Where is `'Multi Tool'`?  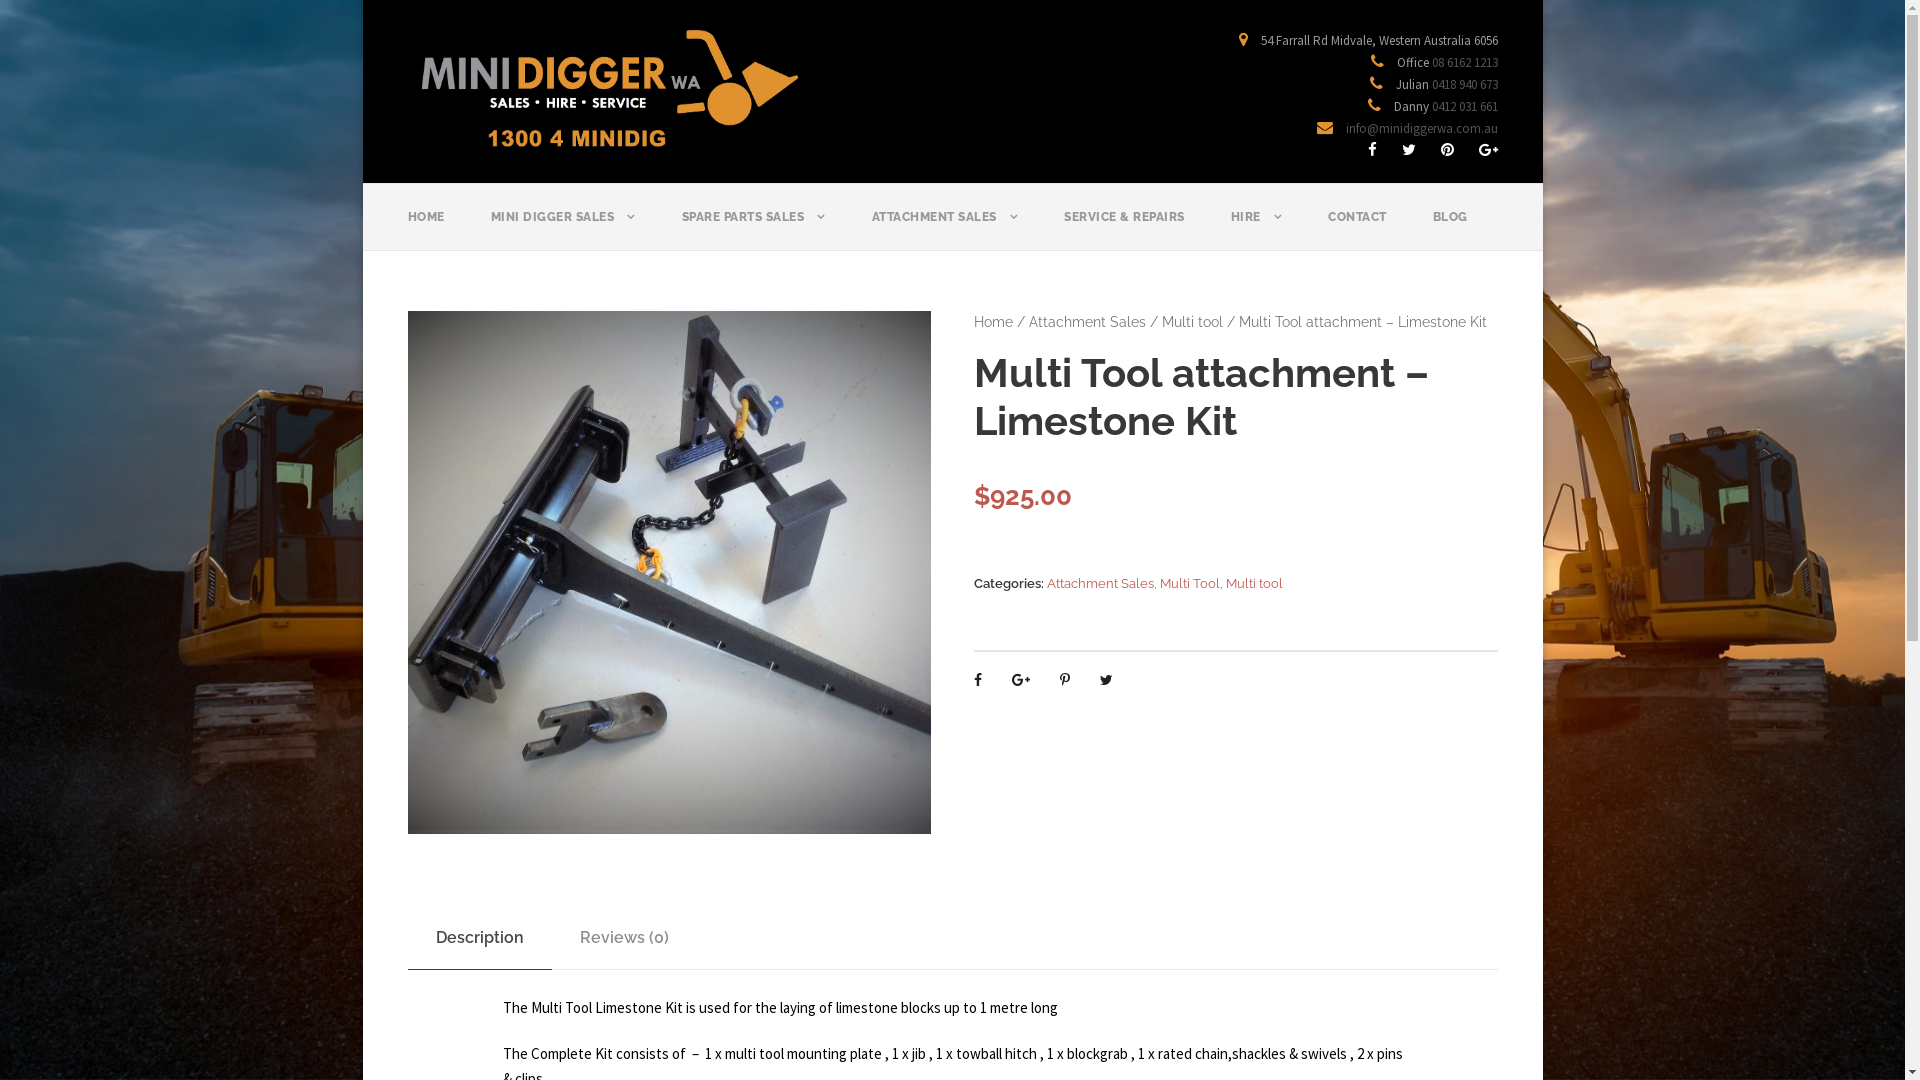 'Multi Tool' is located at coordinates (1190, 583).